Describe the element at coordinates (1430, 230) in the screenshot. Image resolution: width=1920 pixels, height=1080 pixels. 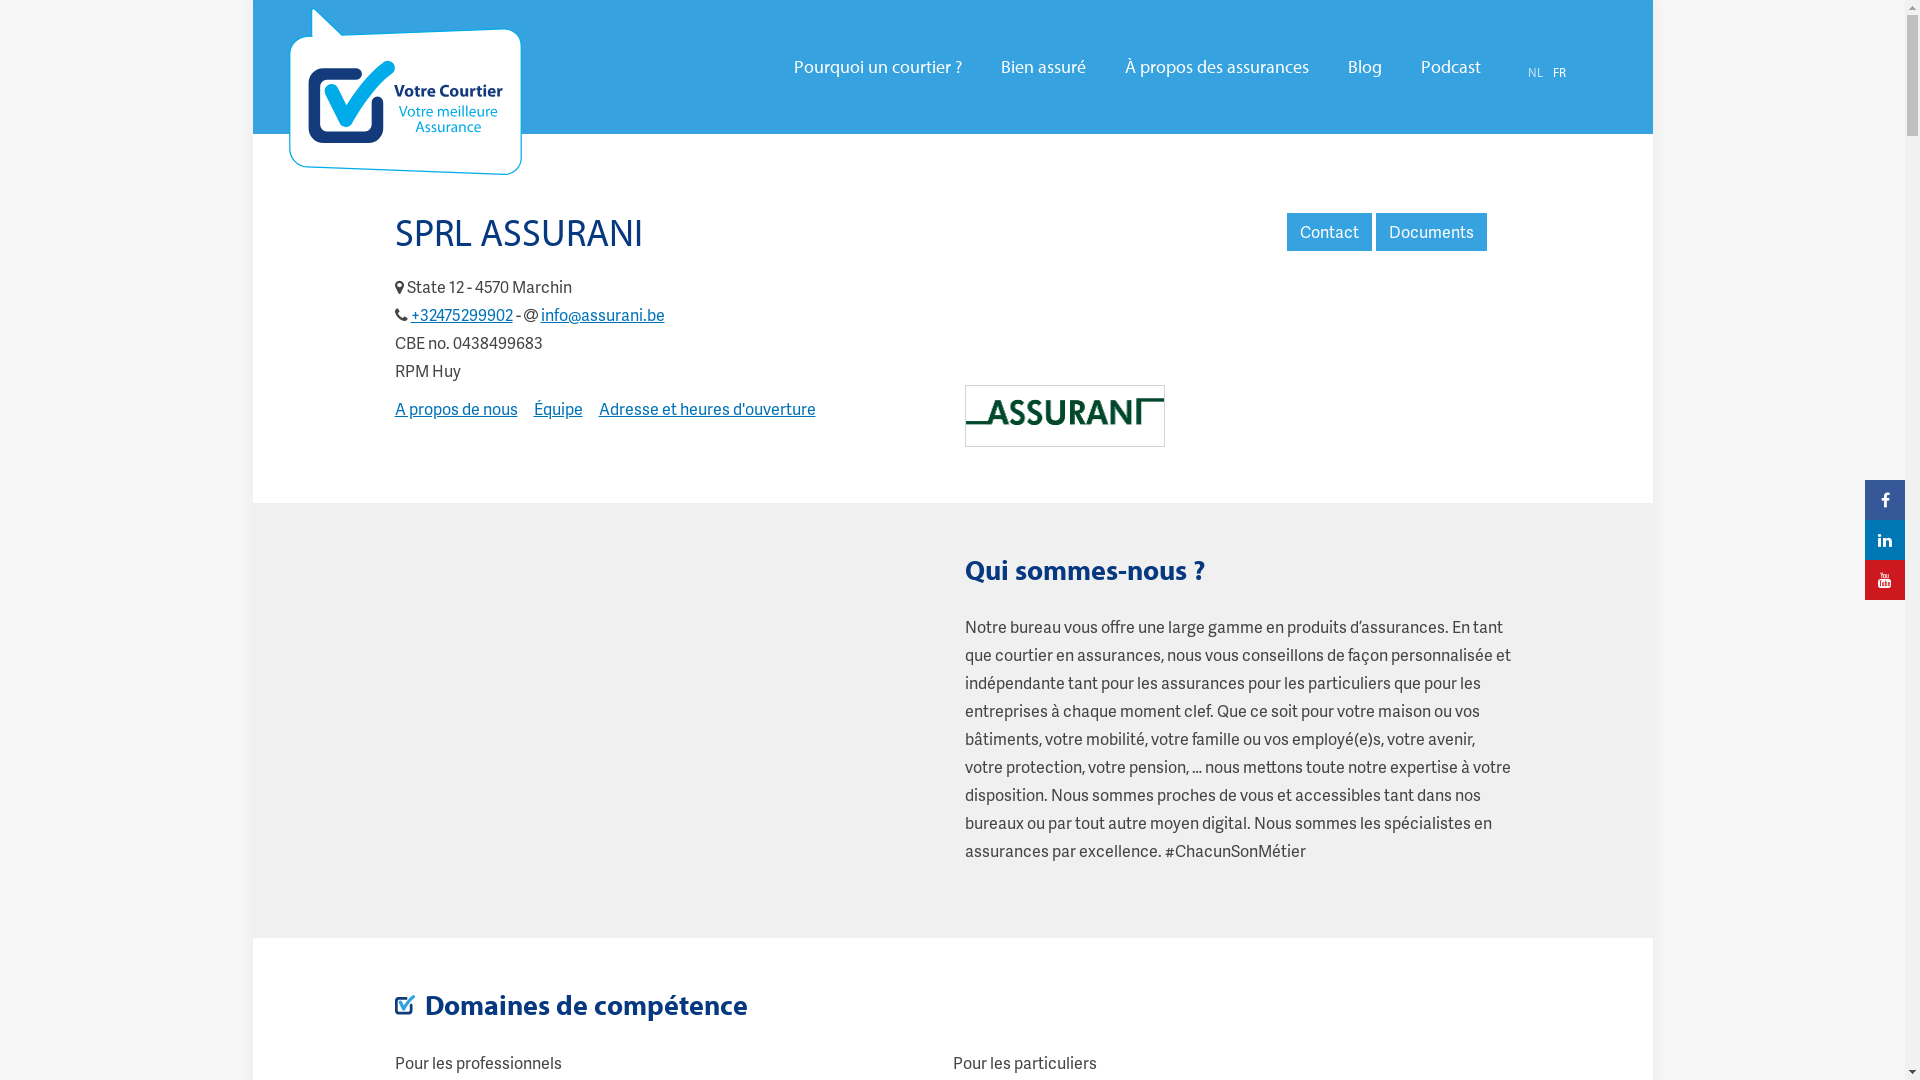
I see `'Documents'` at that location.